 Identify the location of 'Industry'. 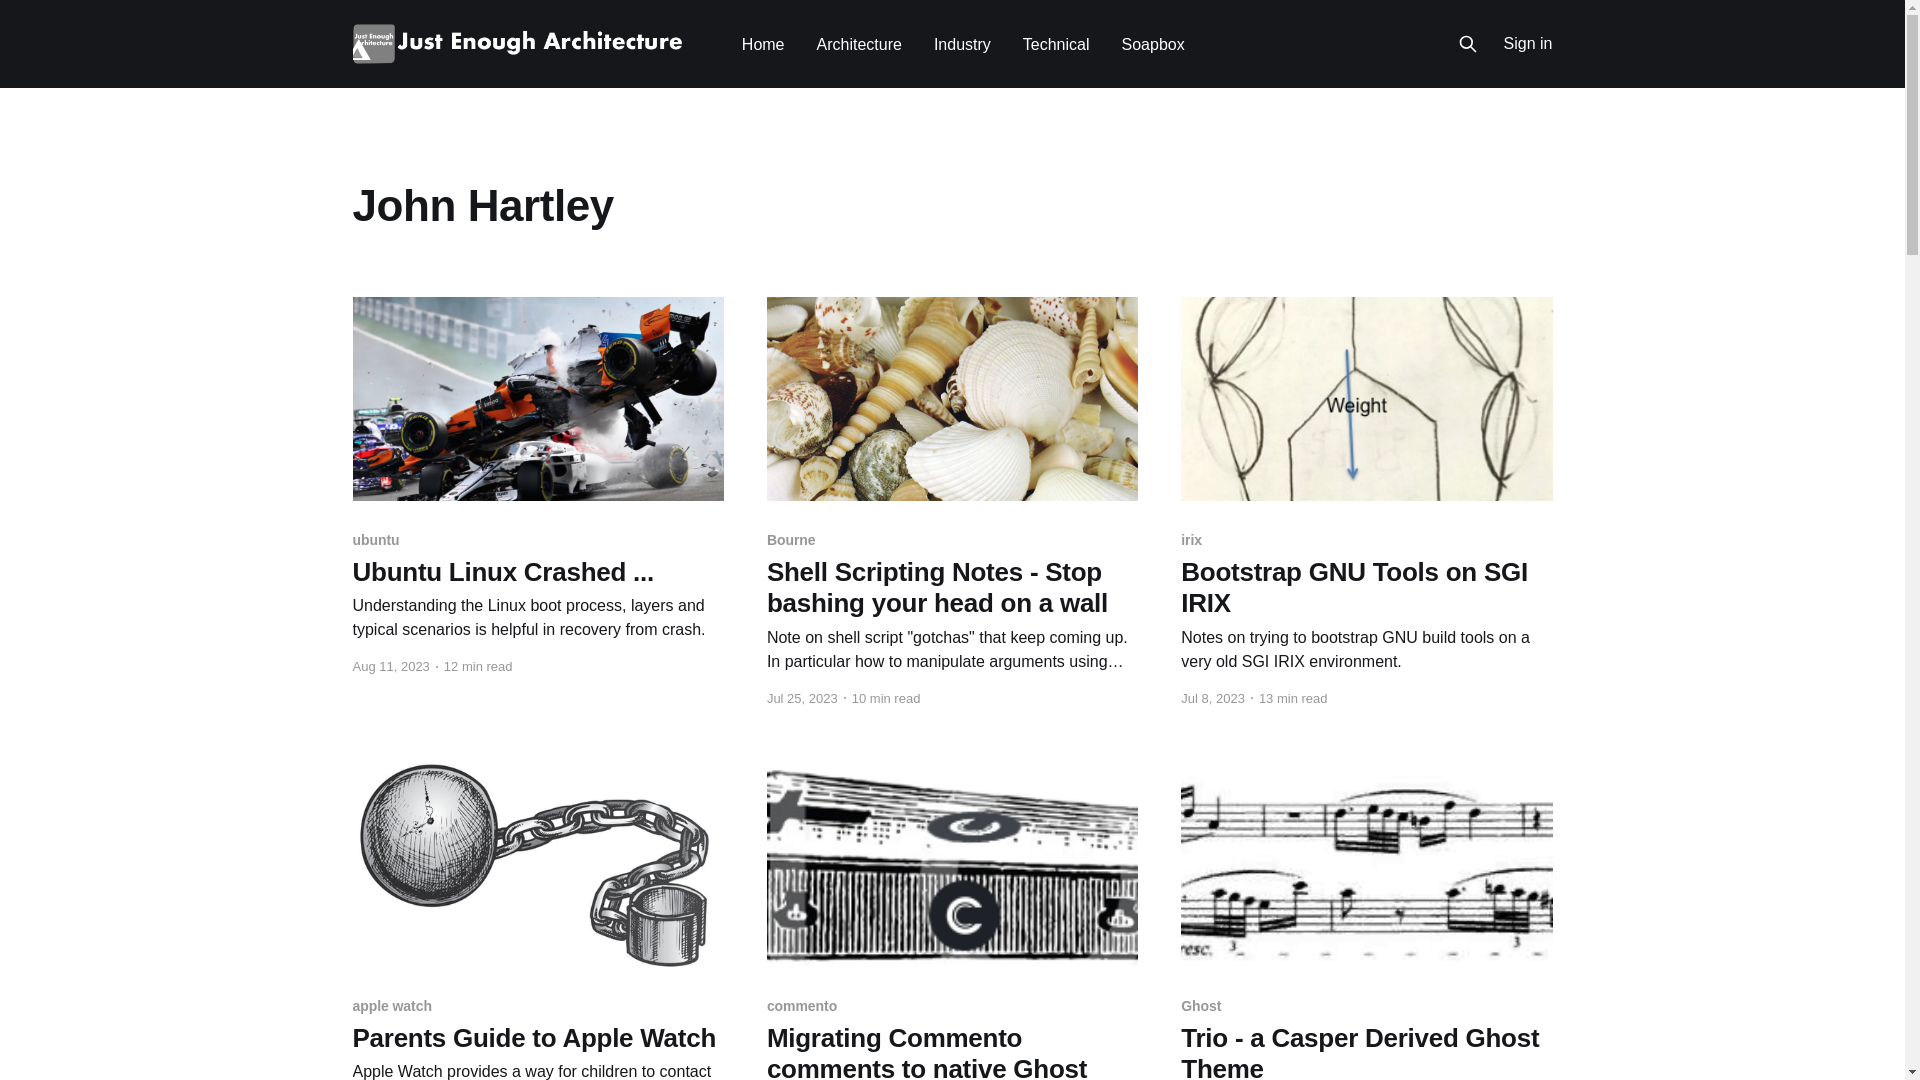
(962, 44).